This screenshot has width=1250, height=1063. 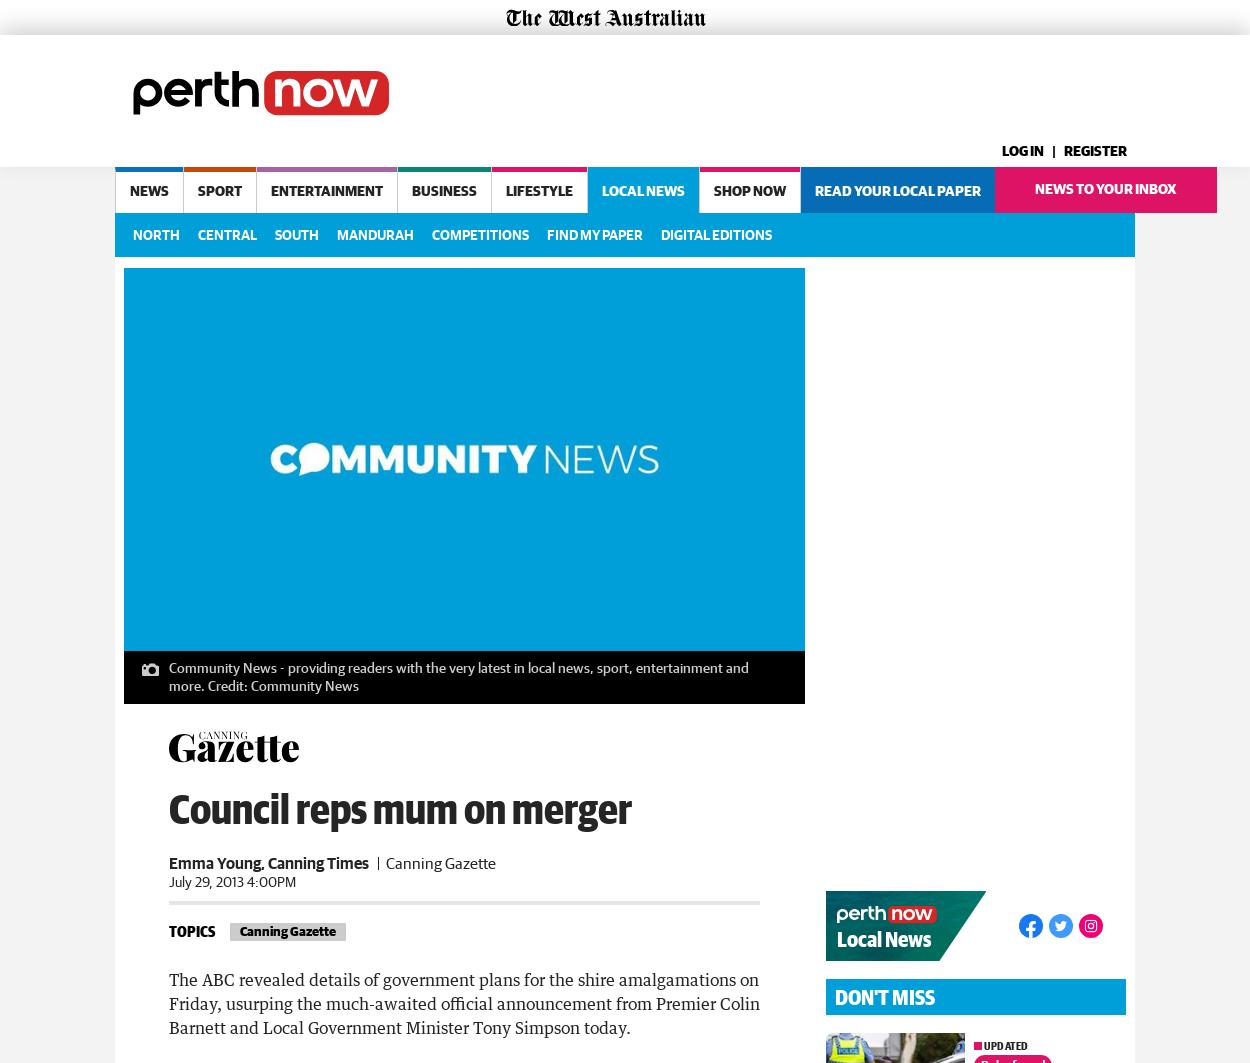 What do you see at coordinates (463, 1000) in the screenshot?
I see `'The ABC revealed details of government plans for the shire amalgamations on Friday, usurping the much-awaited official announcement from Premier Colin Barnett and Local Government Minister Tony Simpson today.'` at bounding box center [463, 1000].